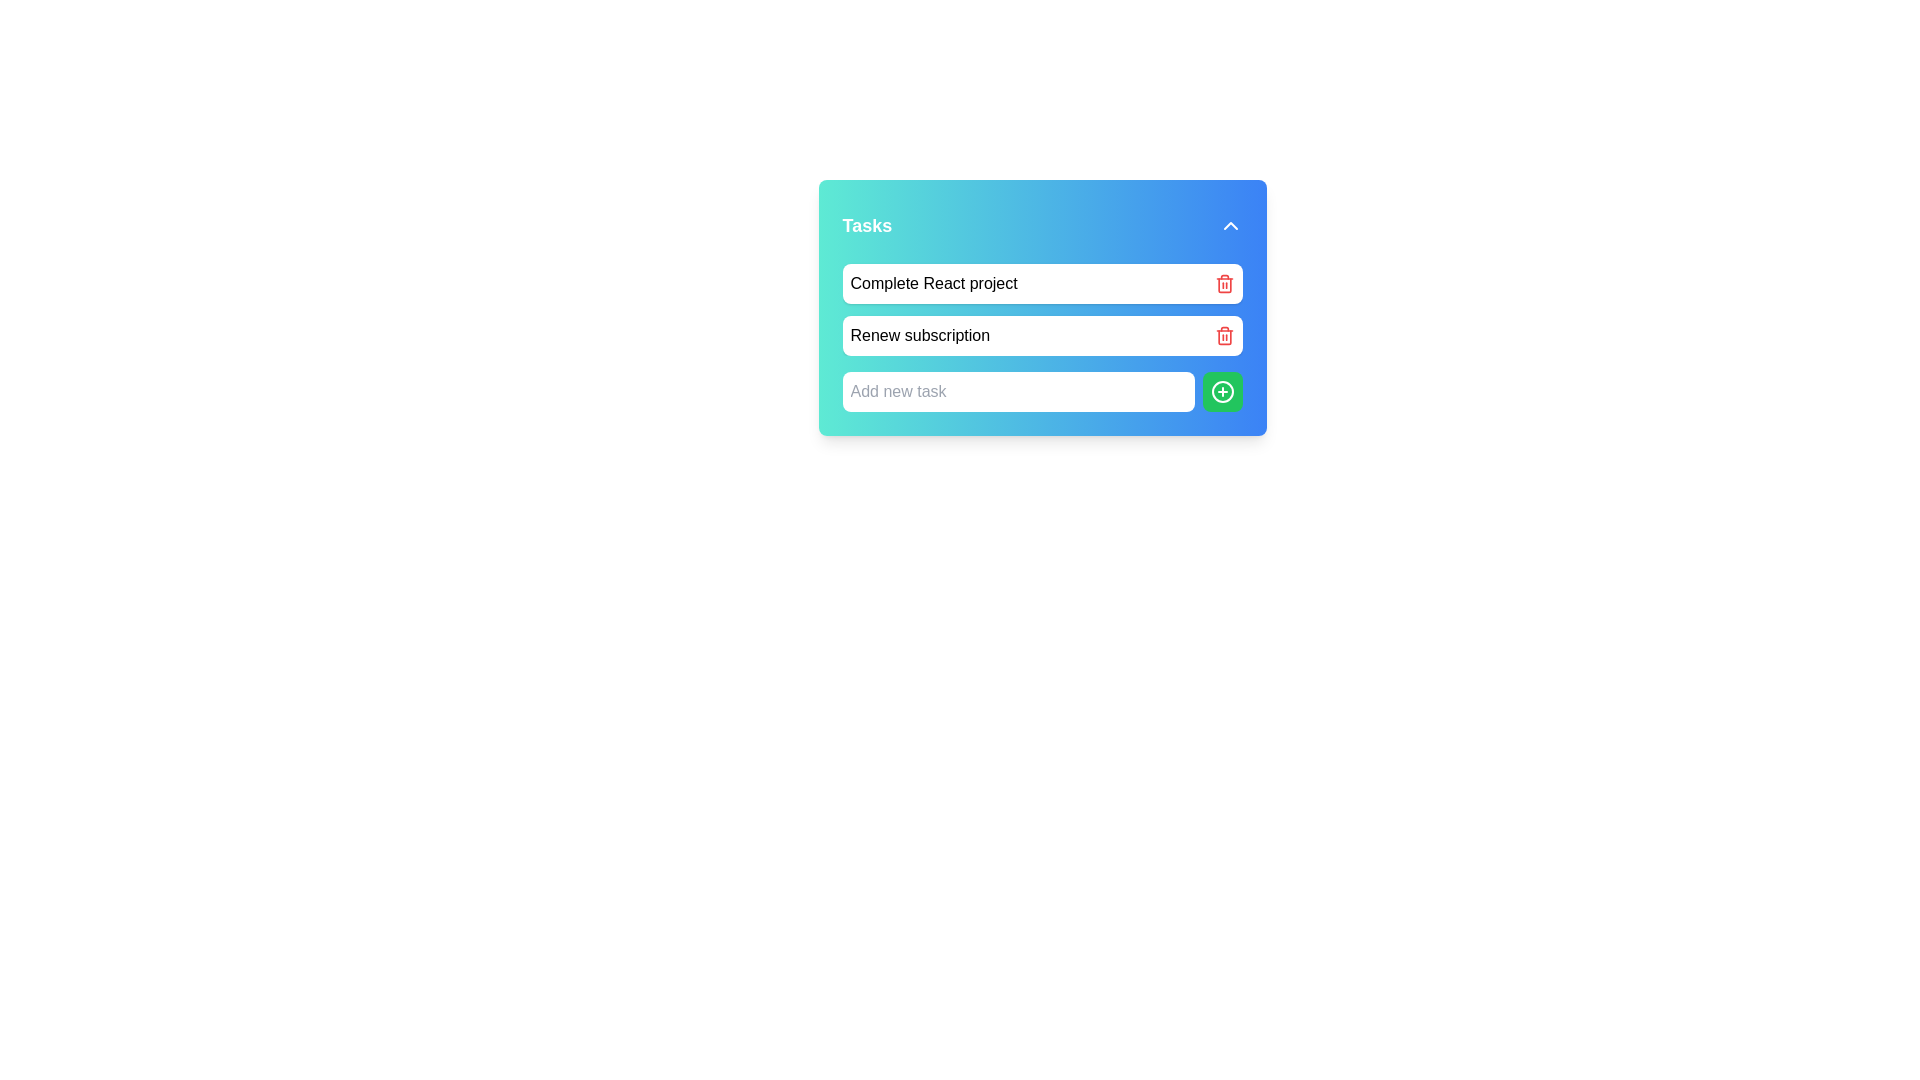  Describe the element at coordinates (919, 334) in the screenshot. I see `the static text label that represents a specific task within the task list, located below the 'Complete React project' task item` at that location.